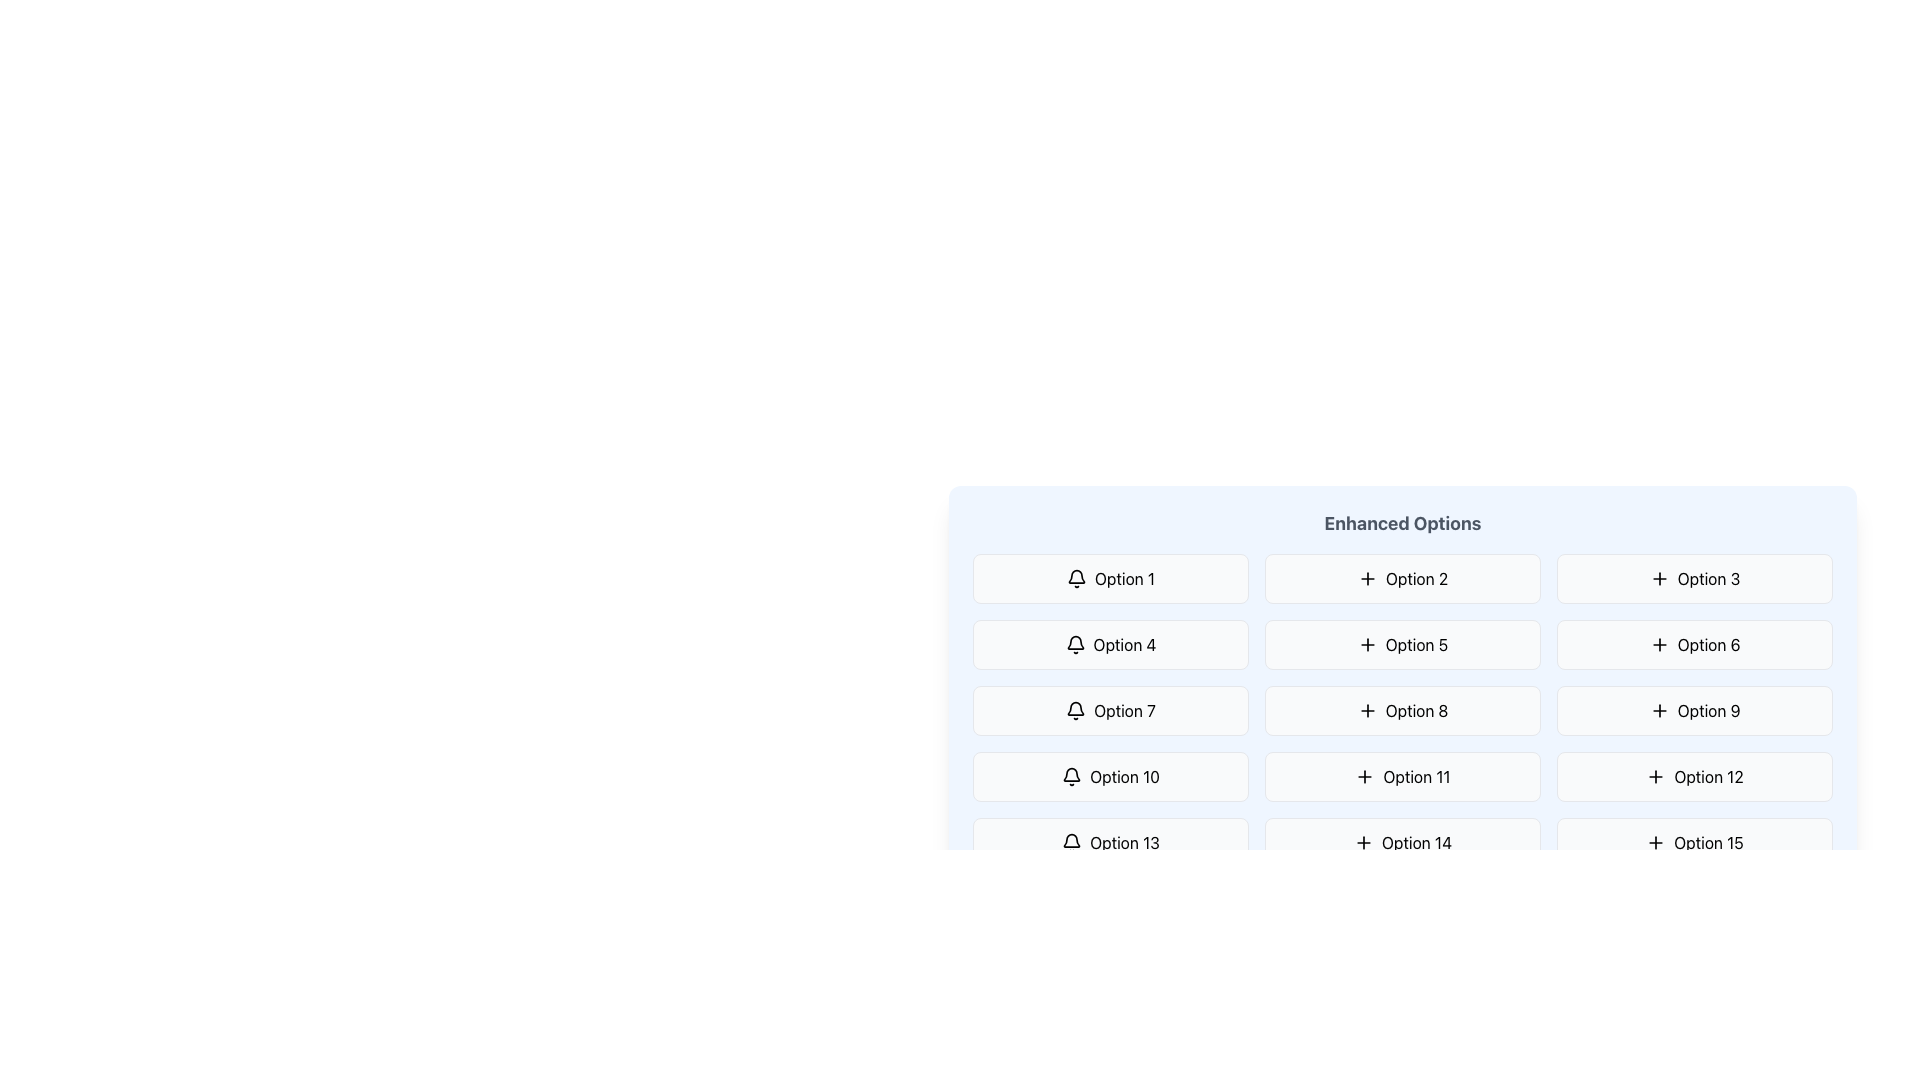 The height and width of the screenshot is (1080, 1920). Describe the element at coordinates (1364, 775) in the screenshot. I see `the icon associated with 'Option 11' located in the fourth row, second column of the grid under 'Enhanced Options'` at that location.